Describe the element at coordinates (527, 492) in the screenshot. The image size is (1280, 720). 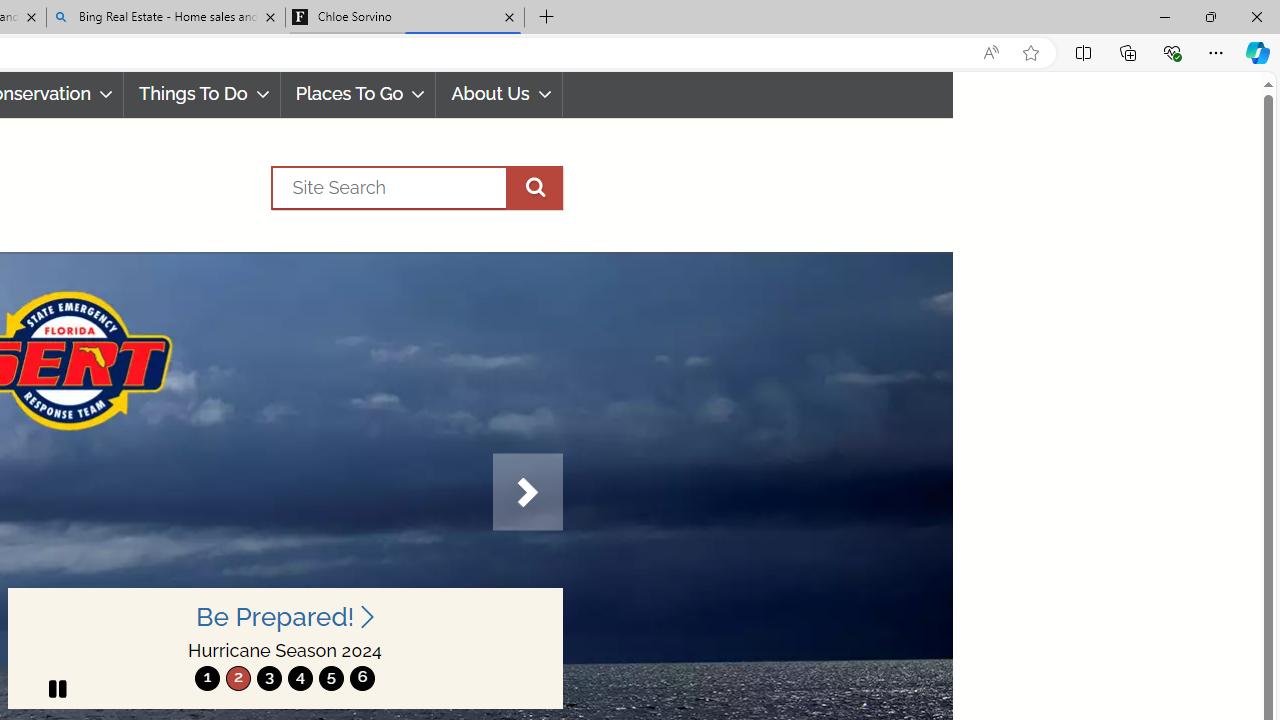
I see `'Next'` at that location.